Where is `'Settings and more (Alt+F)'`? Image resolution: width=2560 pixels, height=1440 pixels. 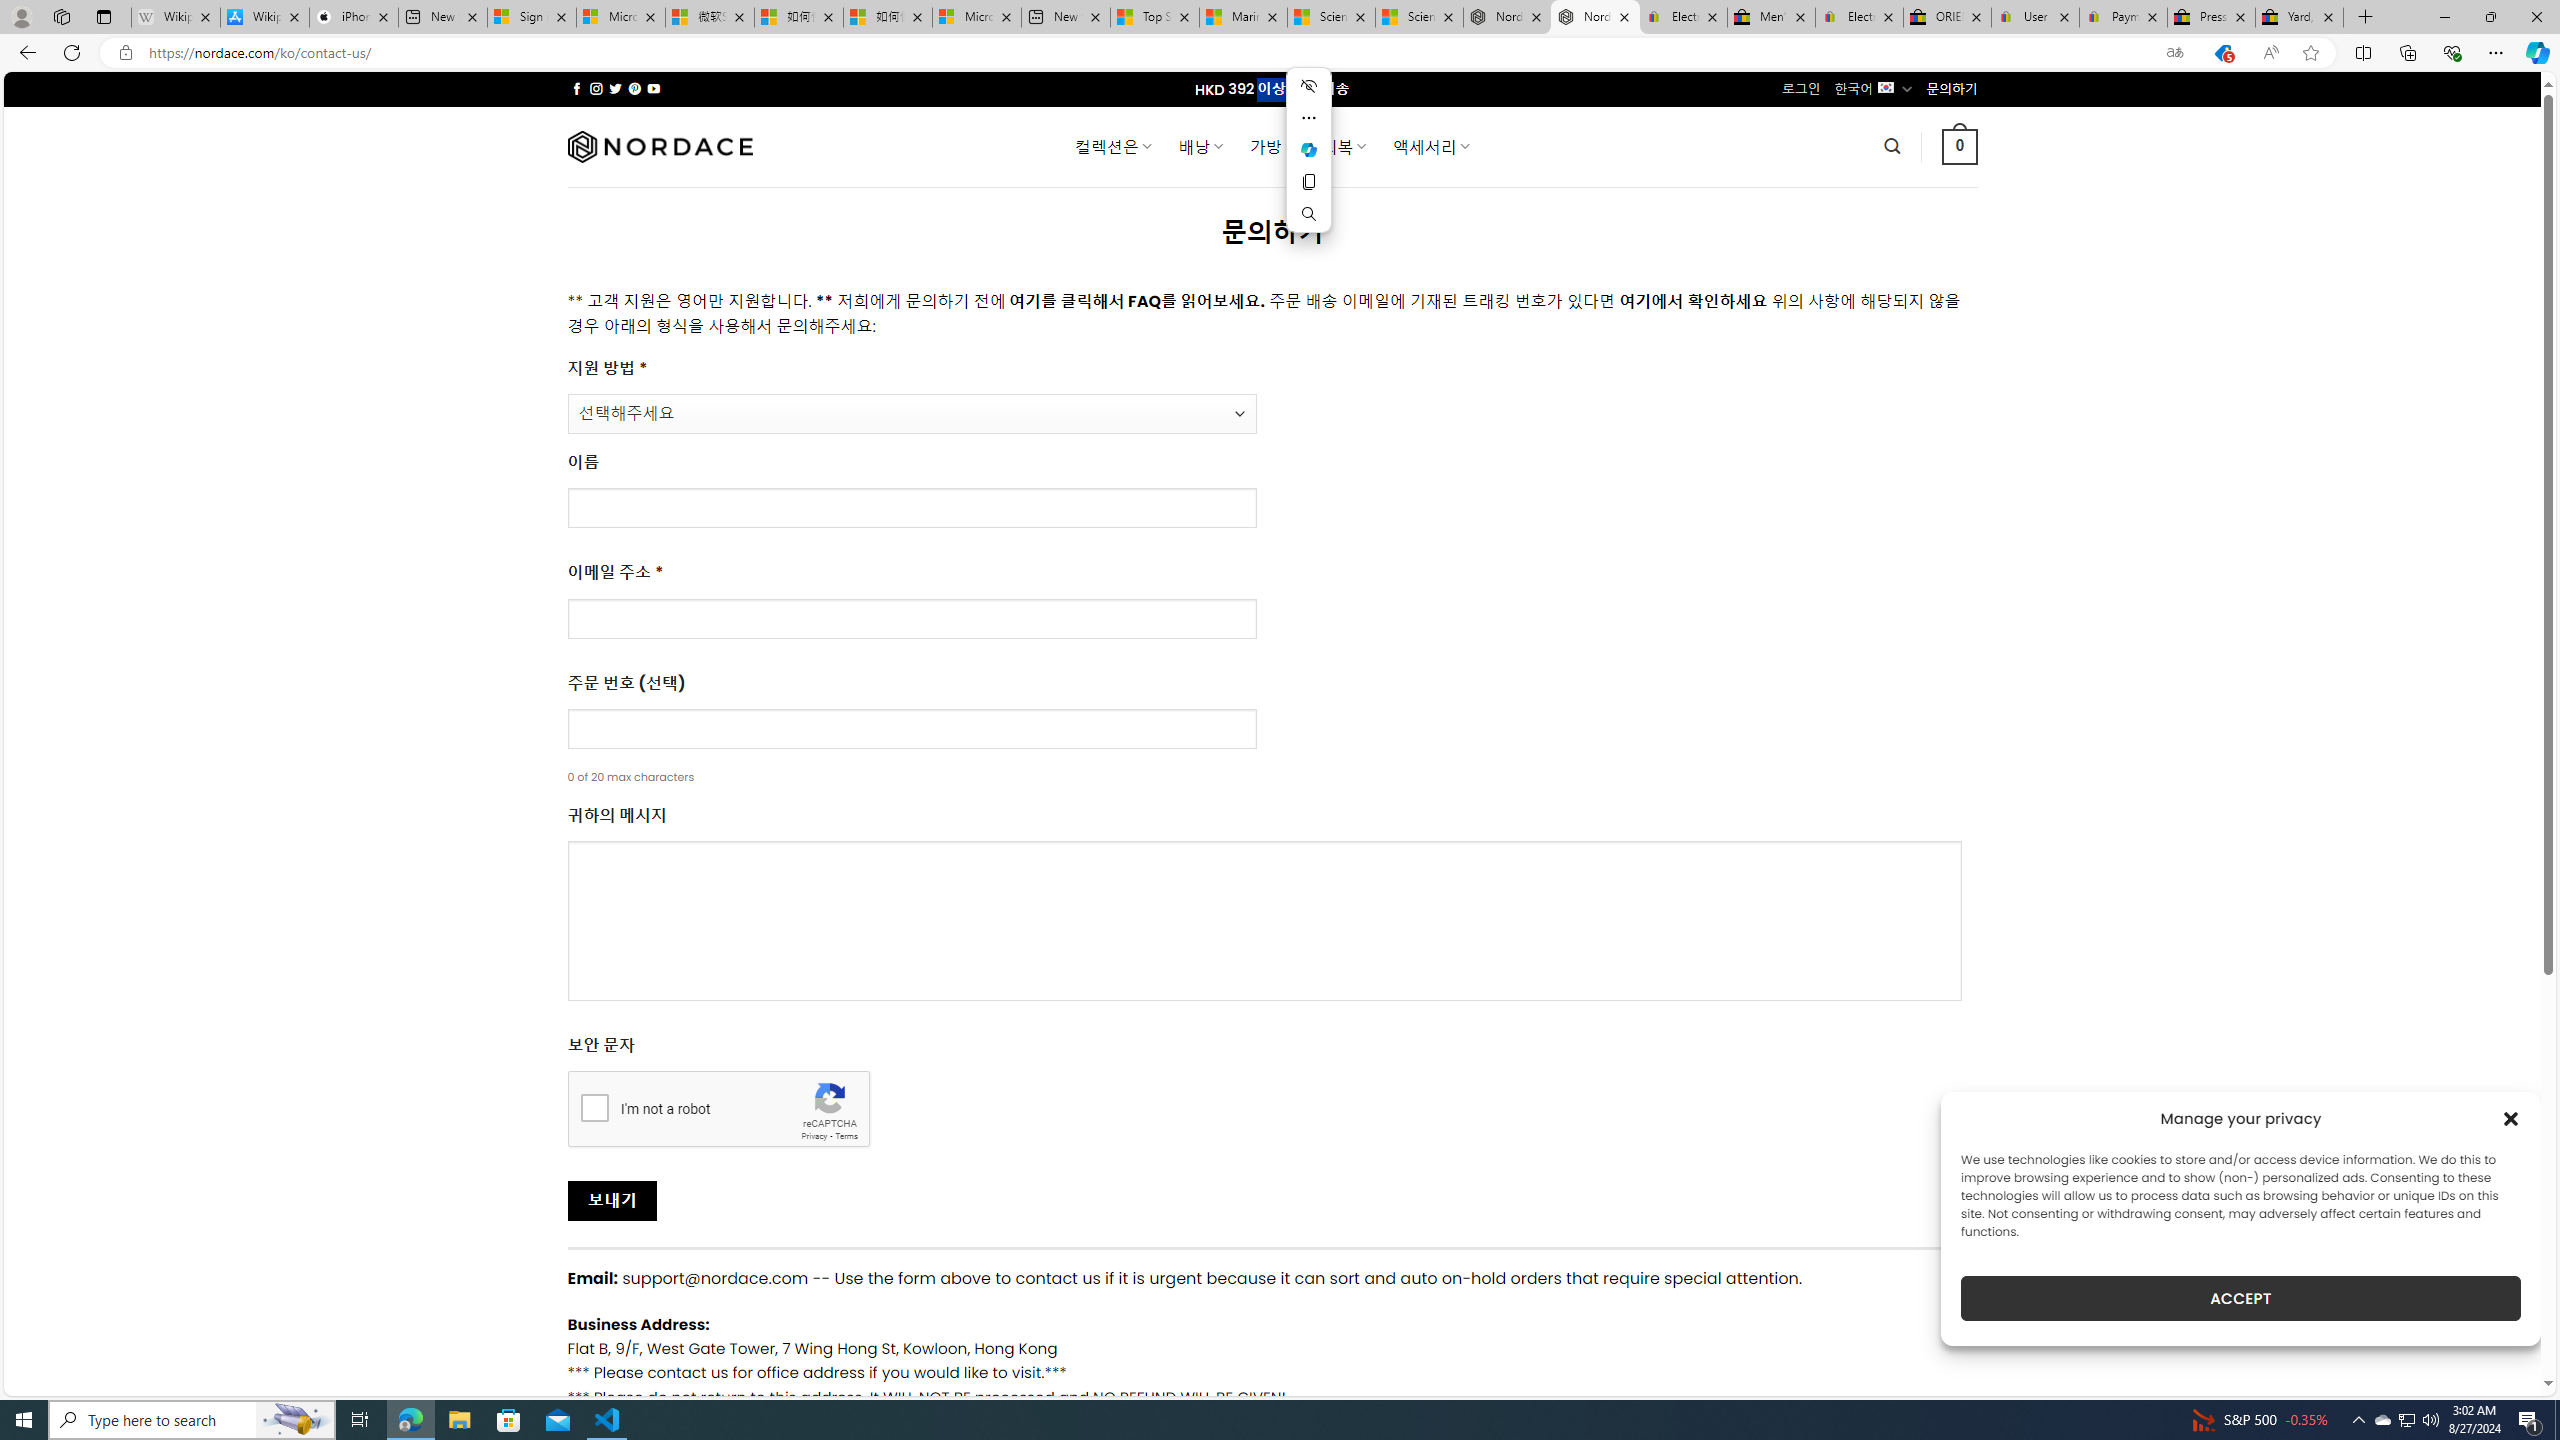
'Settings and more (Alt+F)' is located at coordinates (2495, 51).